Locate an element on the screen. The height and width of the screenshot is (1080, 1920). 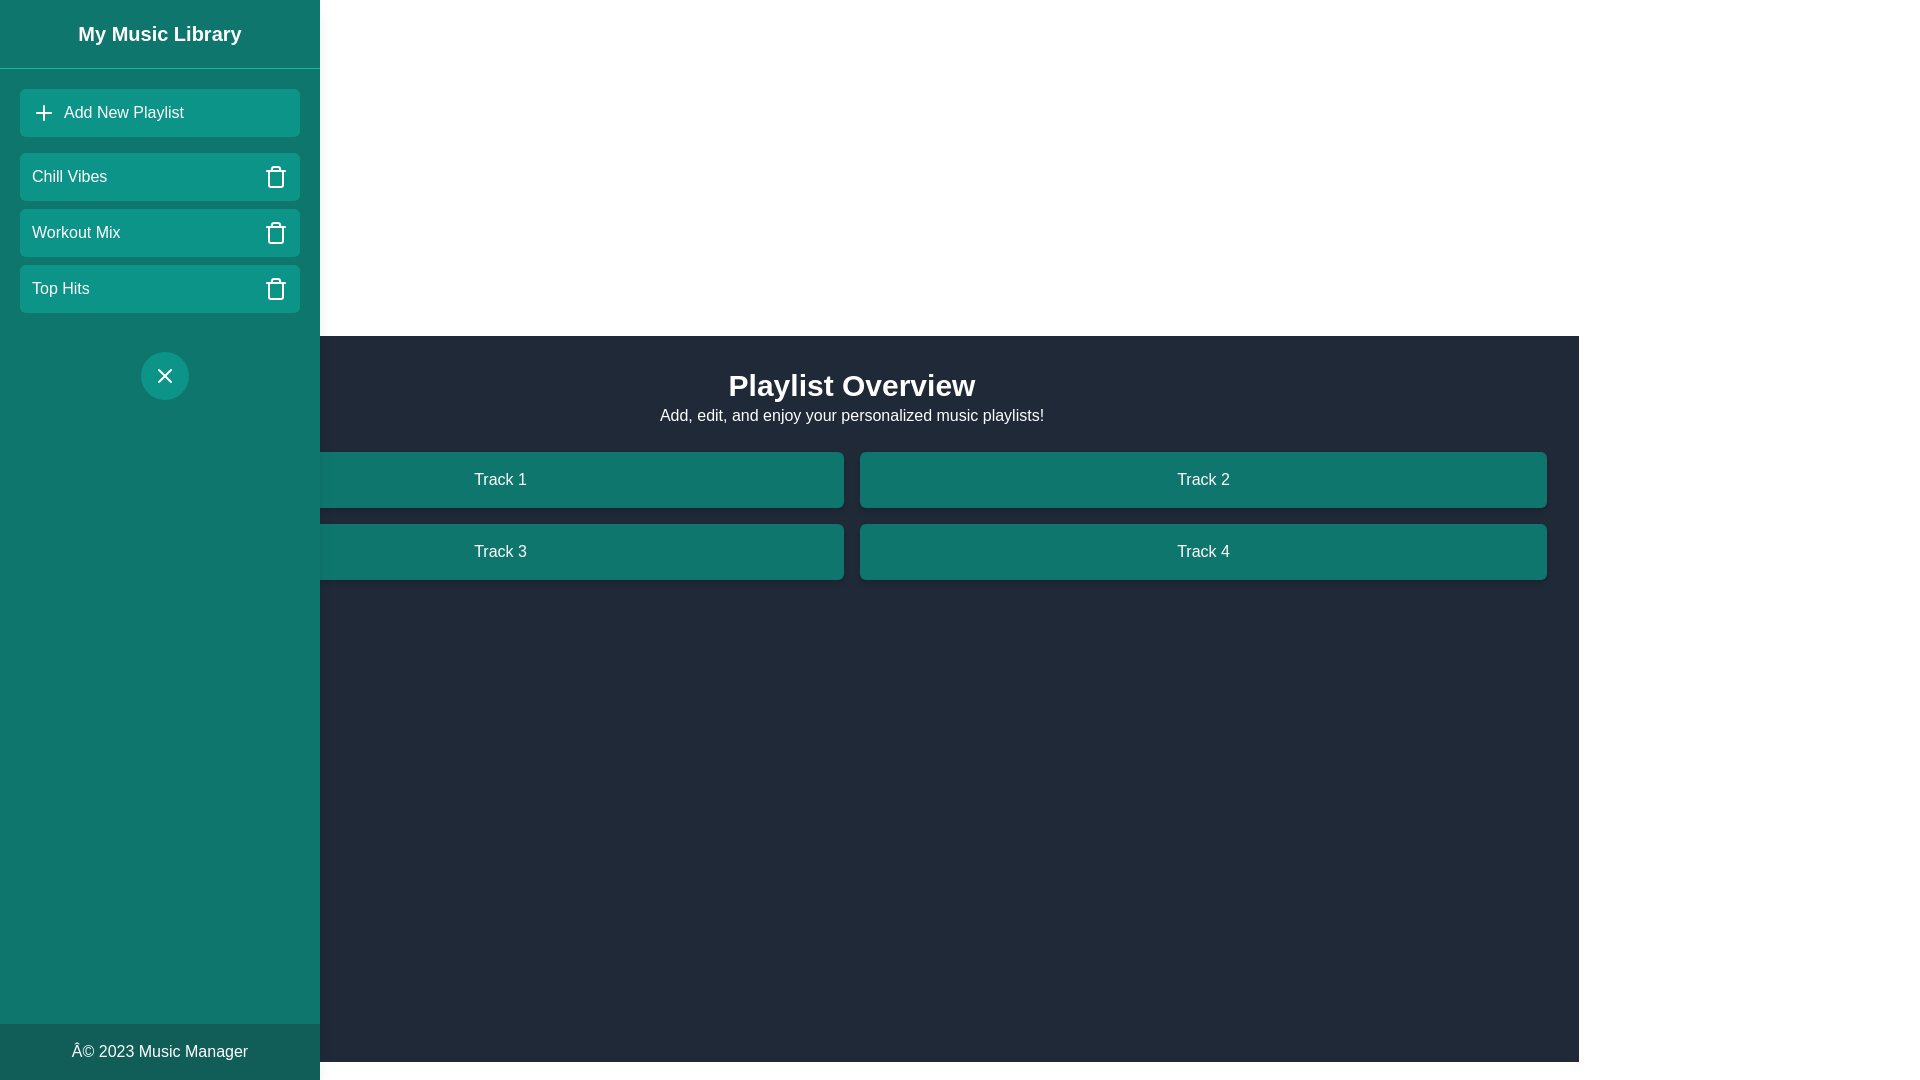
the trash icon located on the right end of the 'Top Hits' entry in the sidebar is located at coordinates (274, 289).